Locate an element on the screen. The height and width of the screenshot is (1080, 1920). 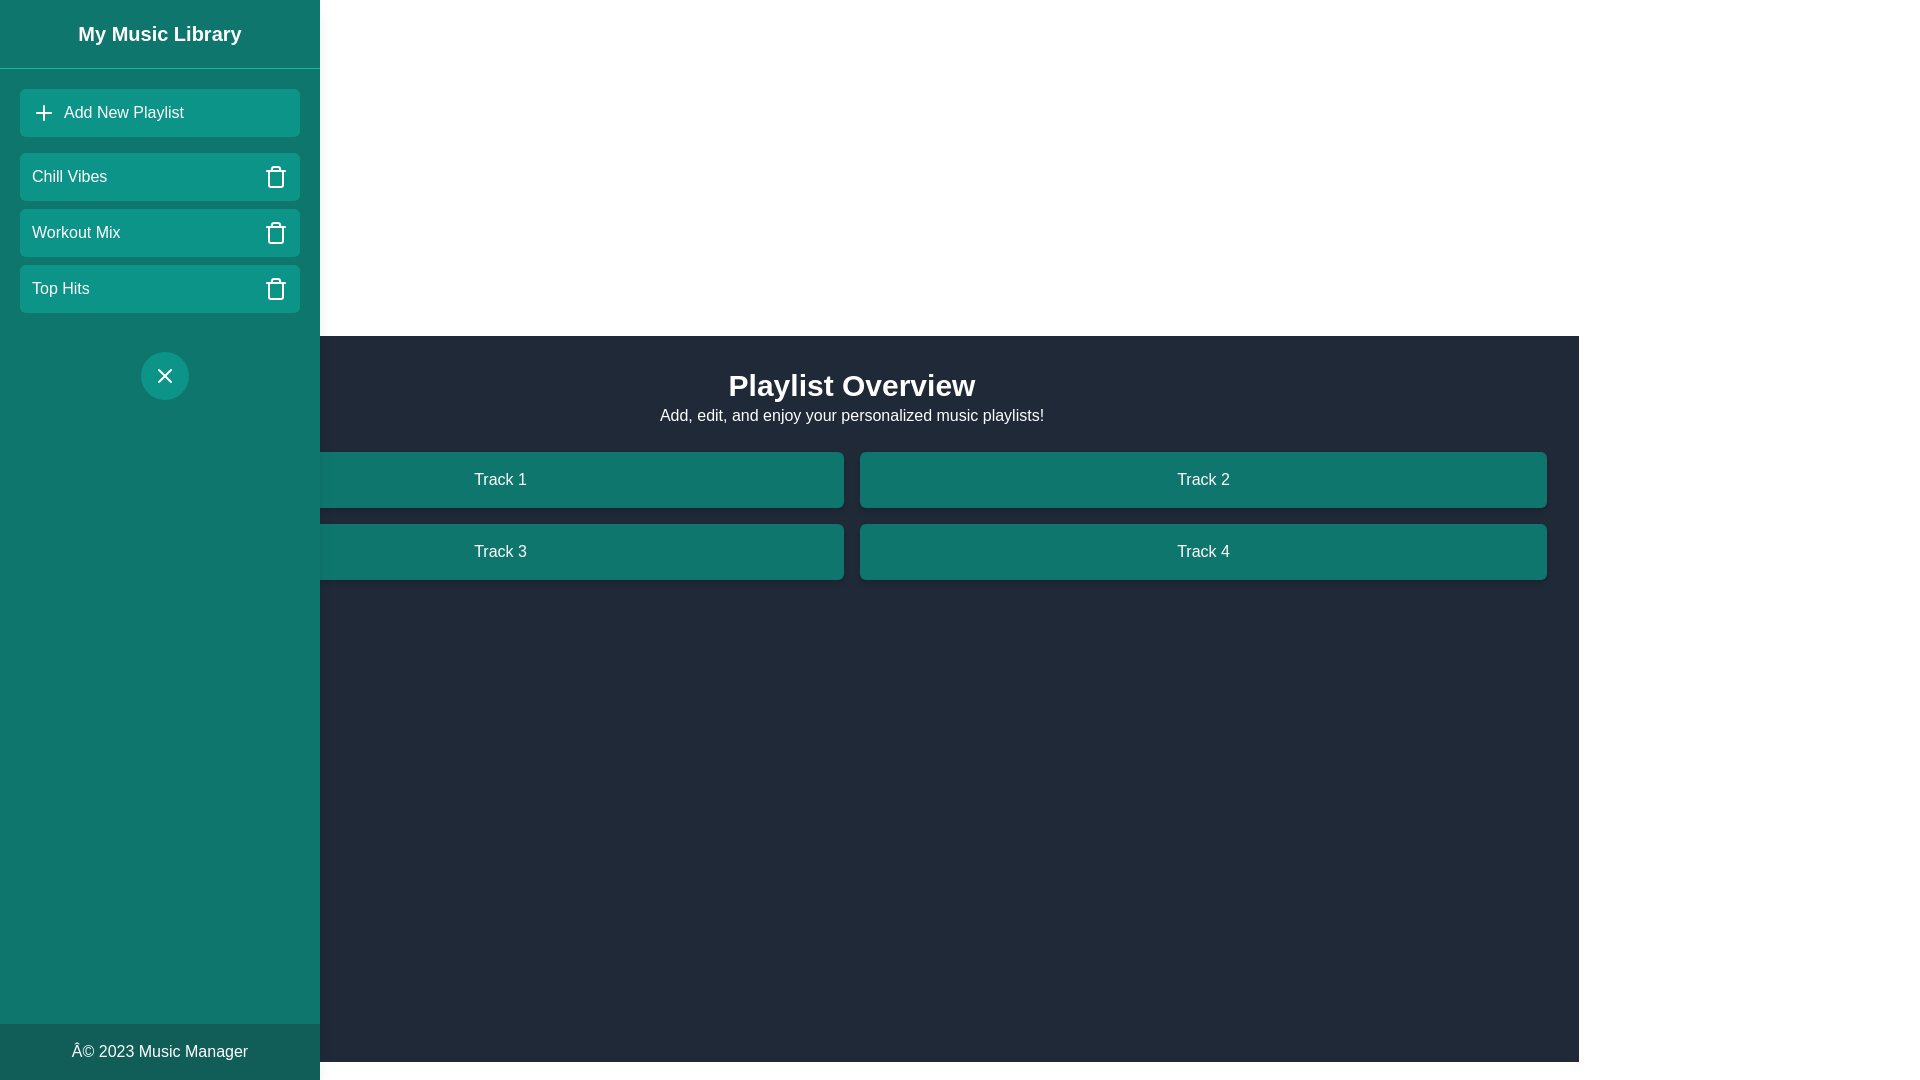
the trash icon located on the right end of the 'Top Hits' entry in the sidebar is located at coordinates (274, 289).